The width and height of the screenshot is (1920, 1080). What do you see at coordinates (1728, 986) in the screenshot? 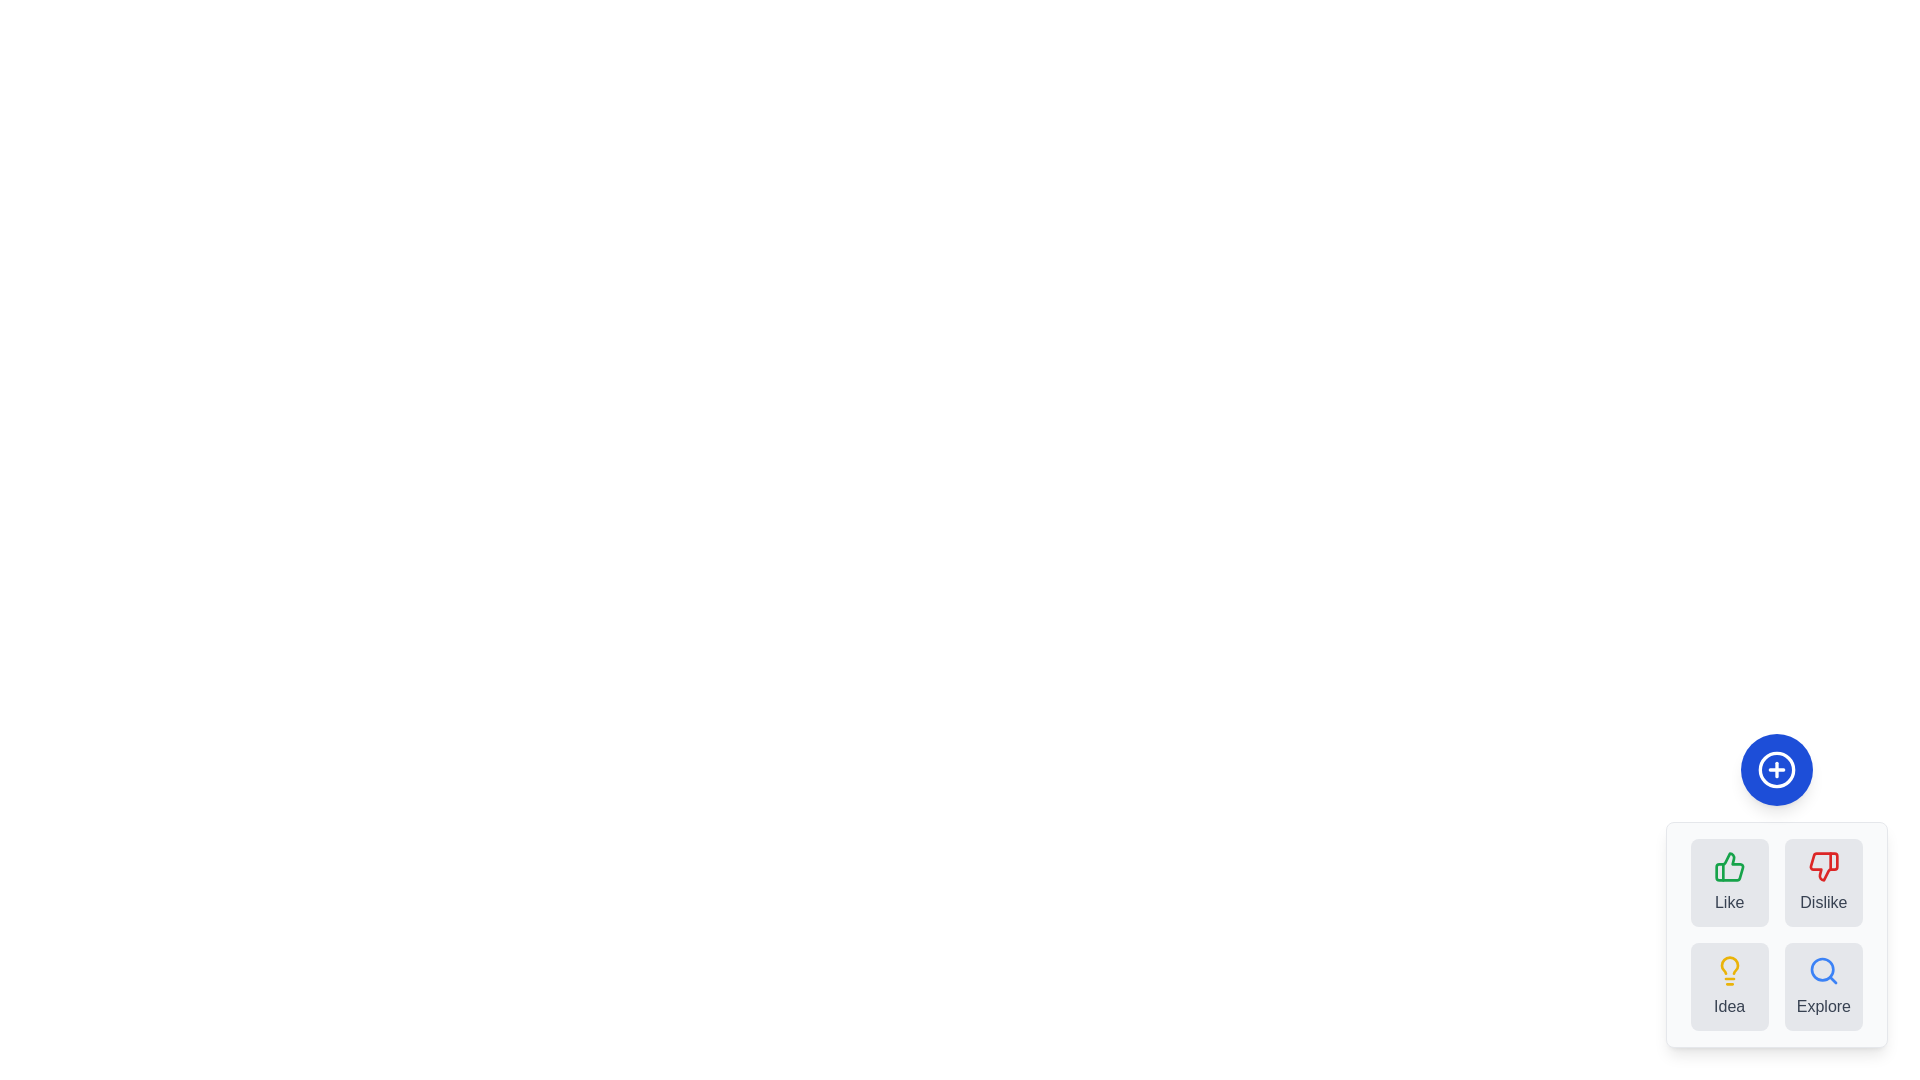
I see `the feedback option Idea` at bounding box center [1728, 986].